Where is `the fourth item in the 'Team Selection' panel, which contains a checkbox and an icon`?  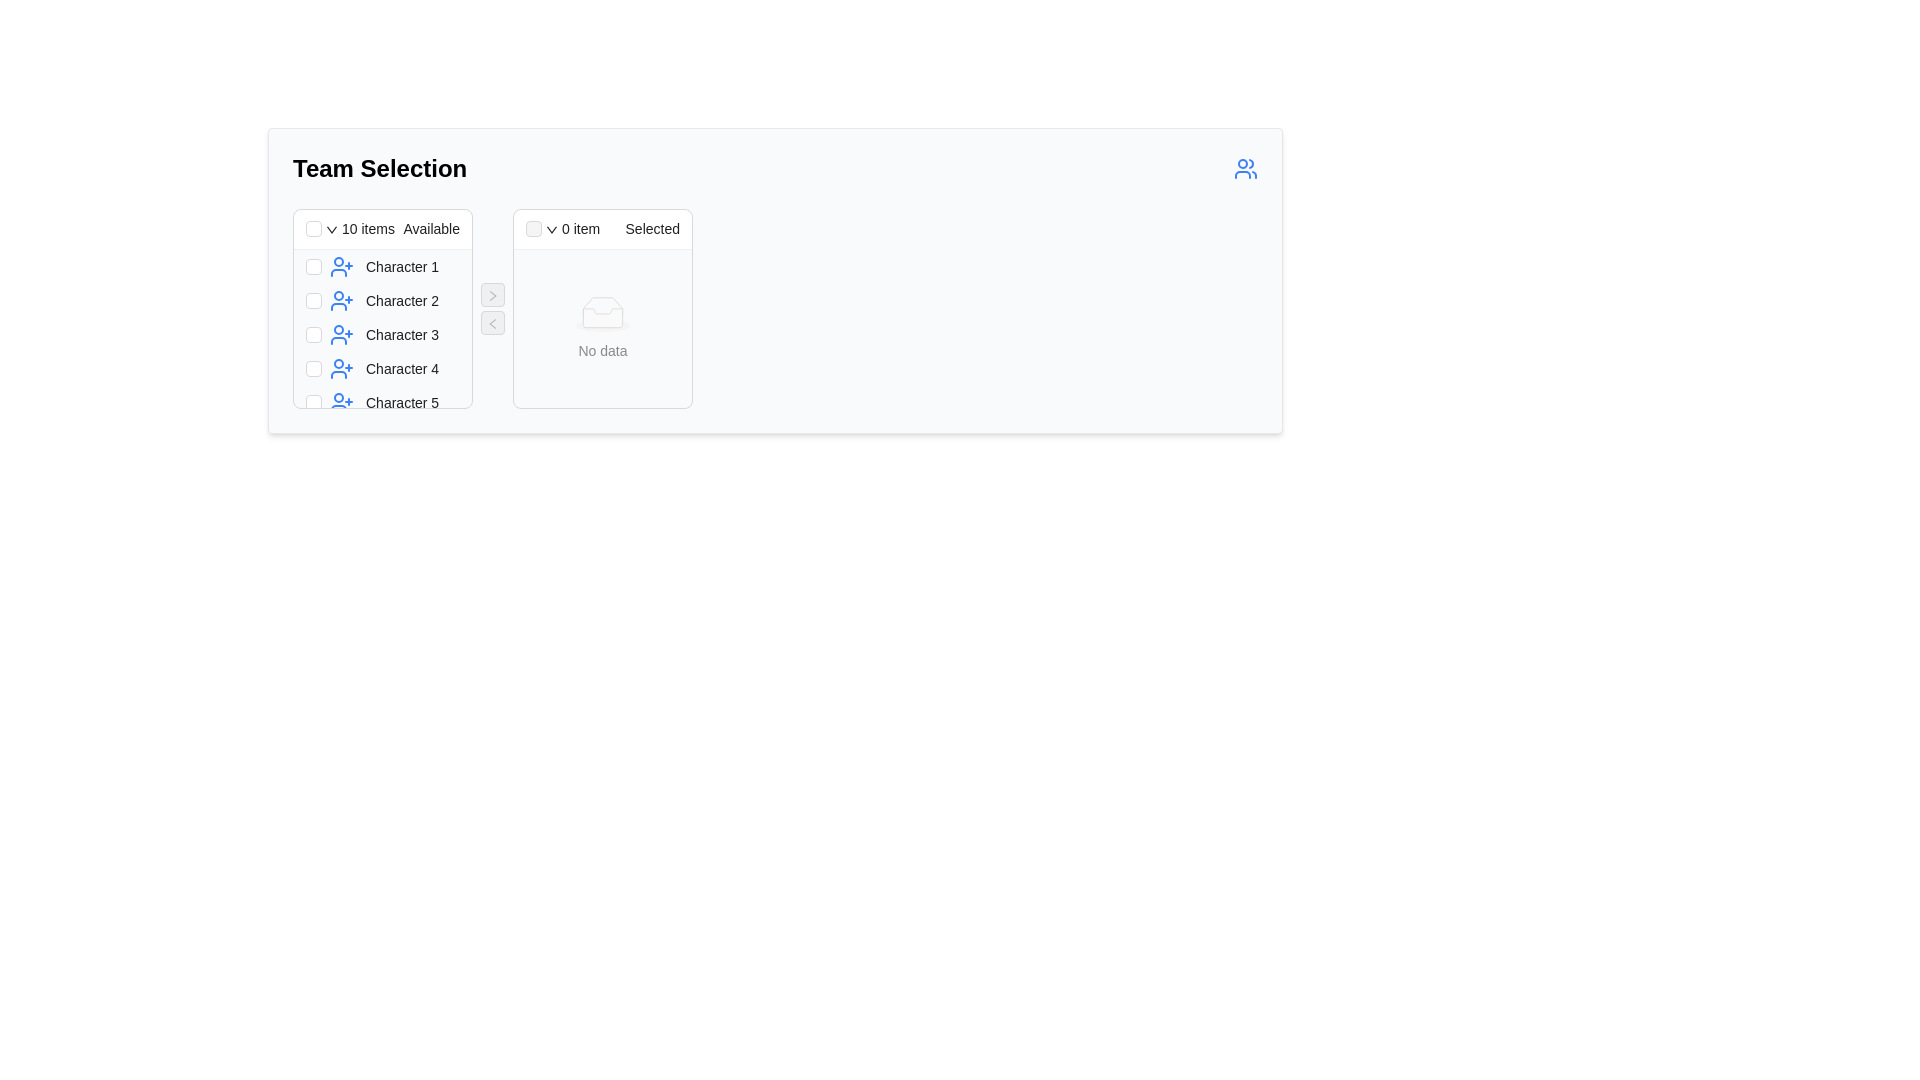 the fourth item in the 'Team Selection' panel, which contains a checkbox and an icon is located at coordinates (383, 369).